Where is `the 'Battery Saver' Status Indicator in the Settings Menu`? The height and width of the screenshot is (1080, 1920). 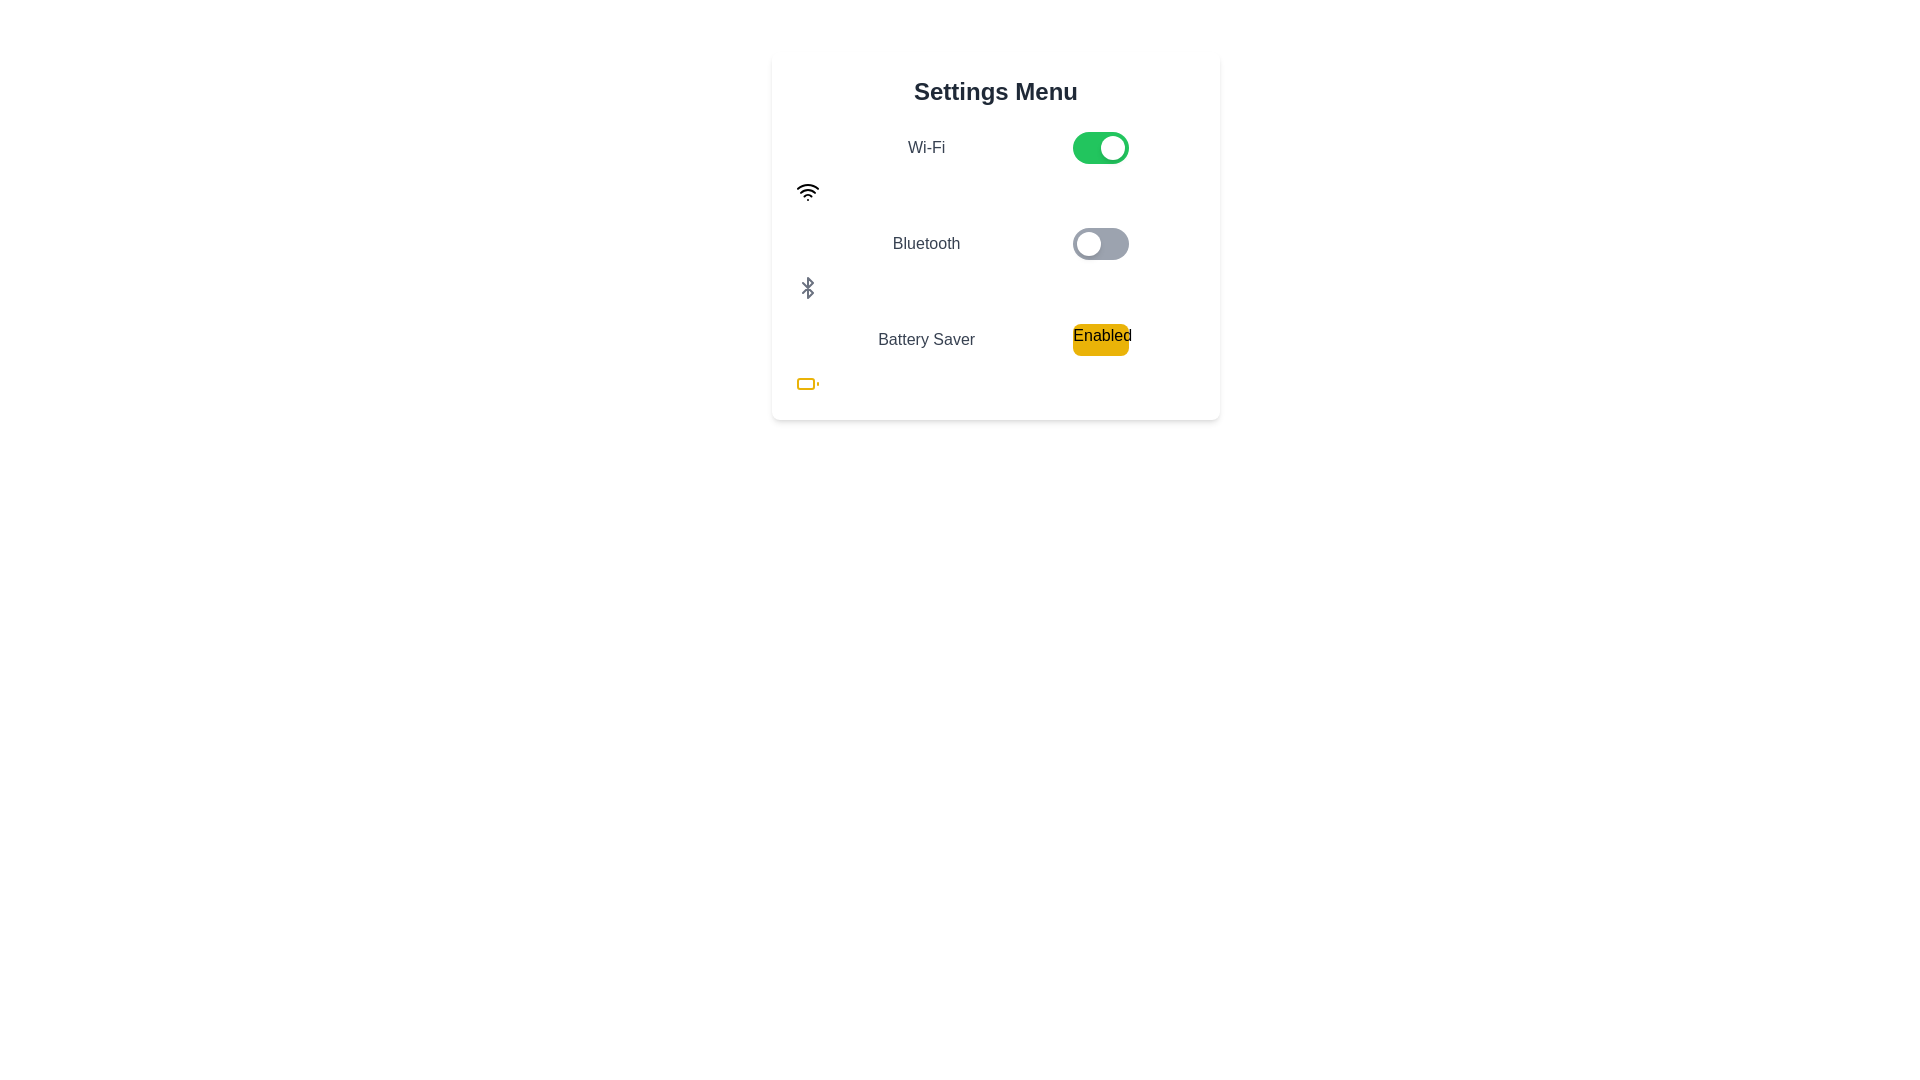
the 'Battery Saver' Status Indicator in the Settings Menu is located at coordinates (996, 358).